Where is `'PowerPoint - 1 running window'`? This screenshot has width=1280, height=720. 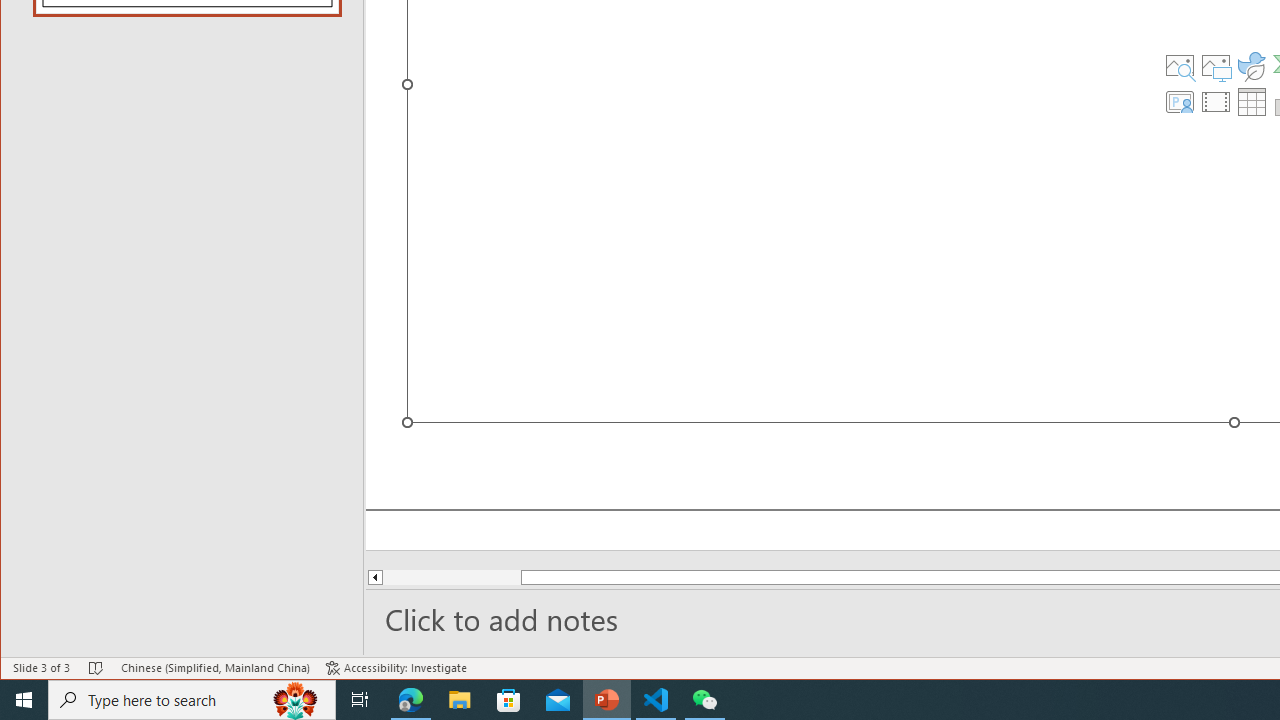
'PowerPoint - 1 running window' is located at coordinates (606, 698).